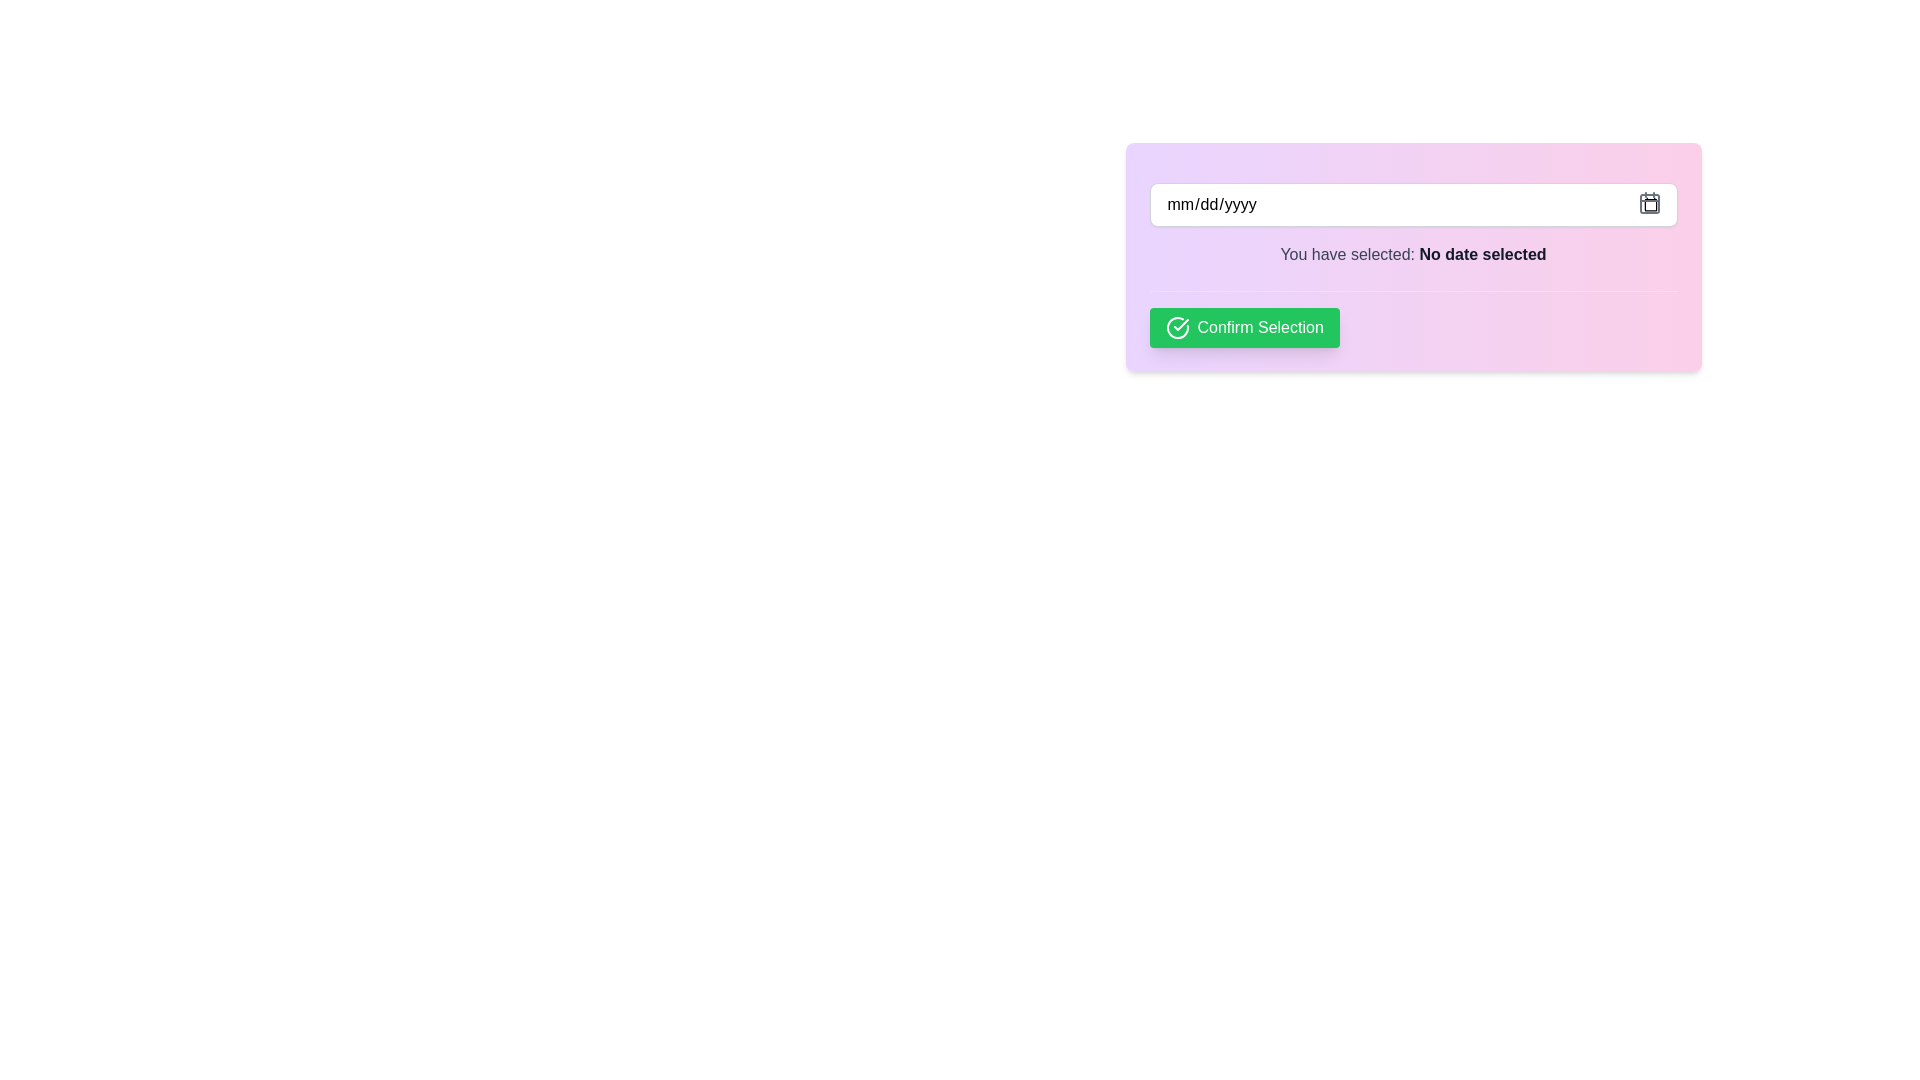 Image resolution: width=1920 pixels, height=1080 pixels. Describe the element at coordinates (1177, 326) in the screenshot. I see `the visual state of the circular green checkmark icon located to the left of the 'Confirm Selection' button` at that location.